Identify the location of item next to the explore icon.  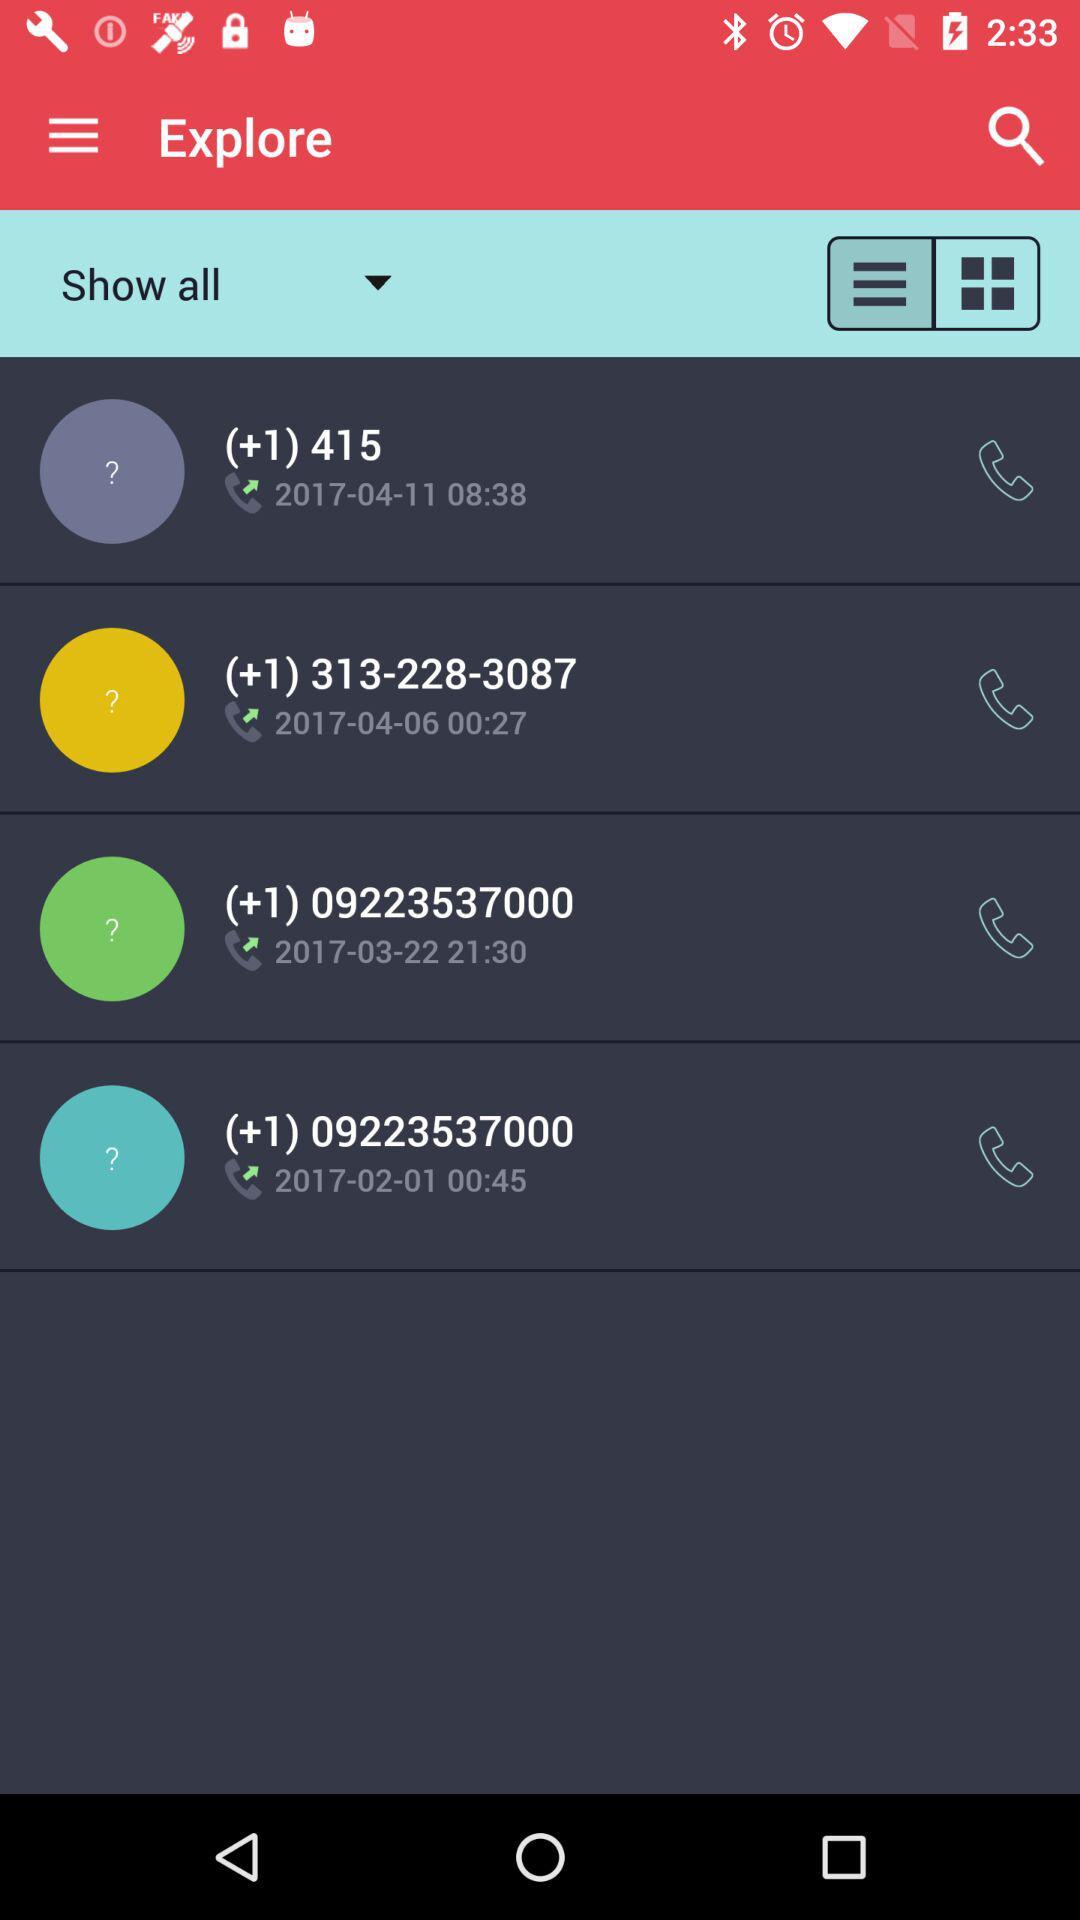
(72, 135).